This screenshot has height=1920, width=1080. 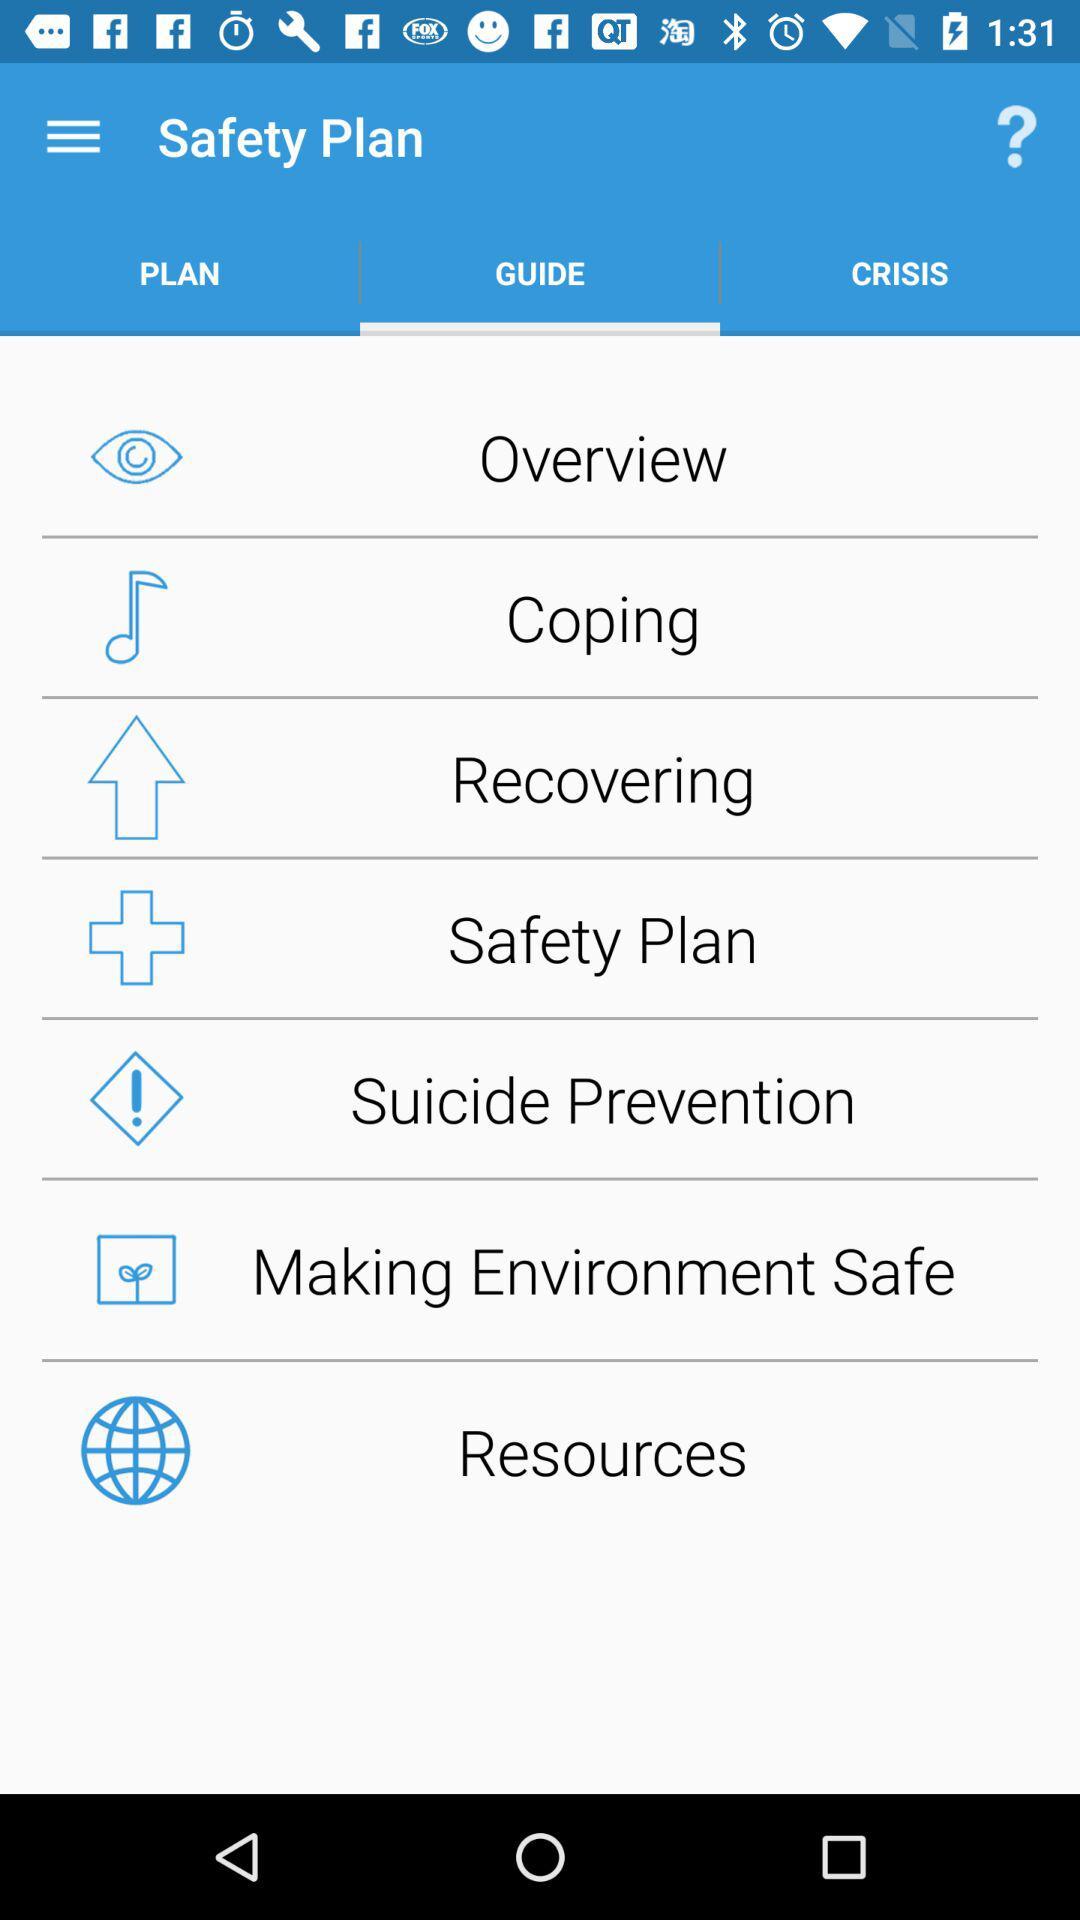 What do you see at coordinates (898, 272) in the screenshot?
I see `icon to the right of guide item` at bounding box center [898, 272].